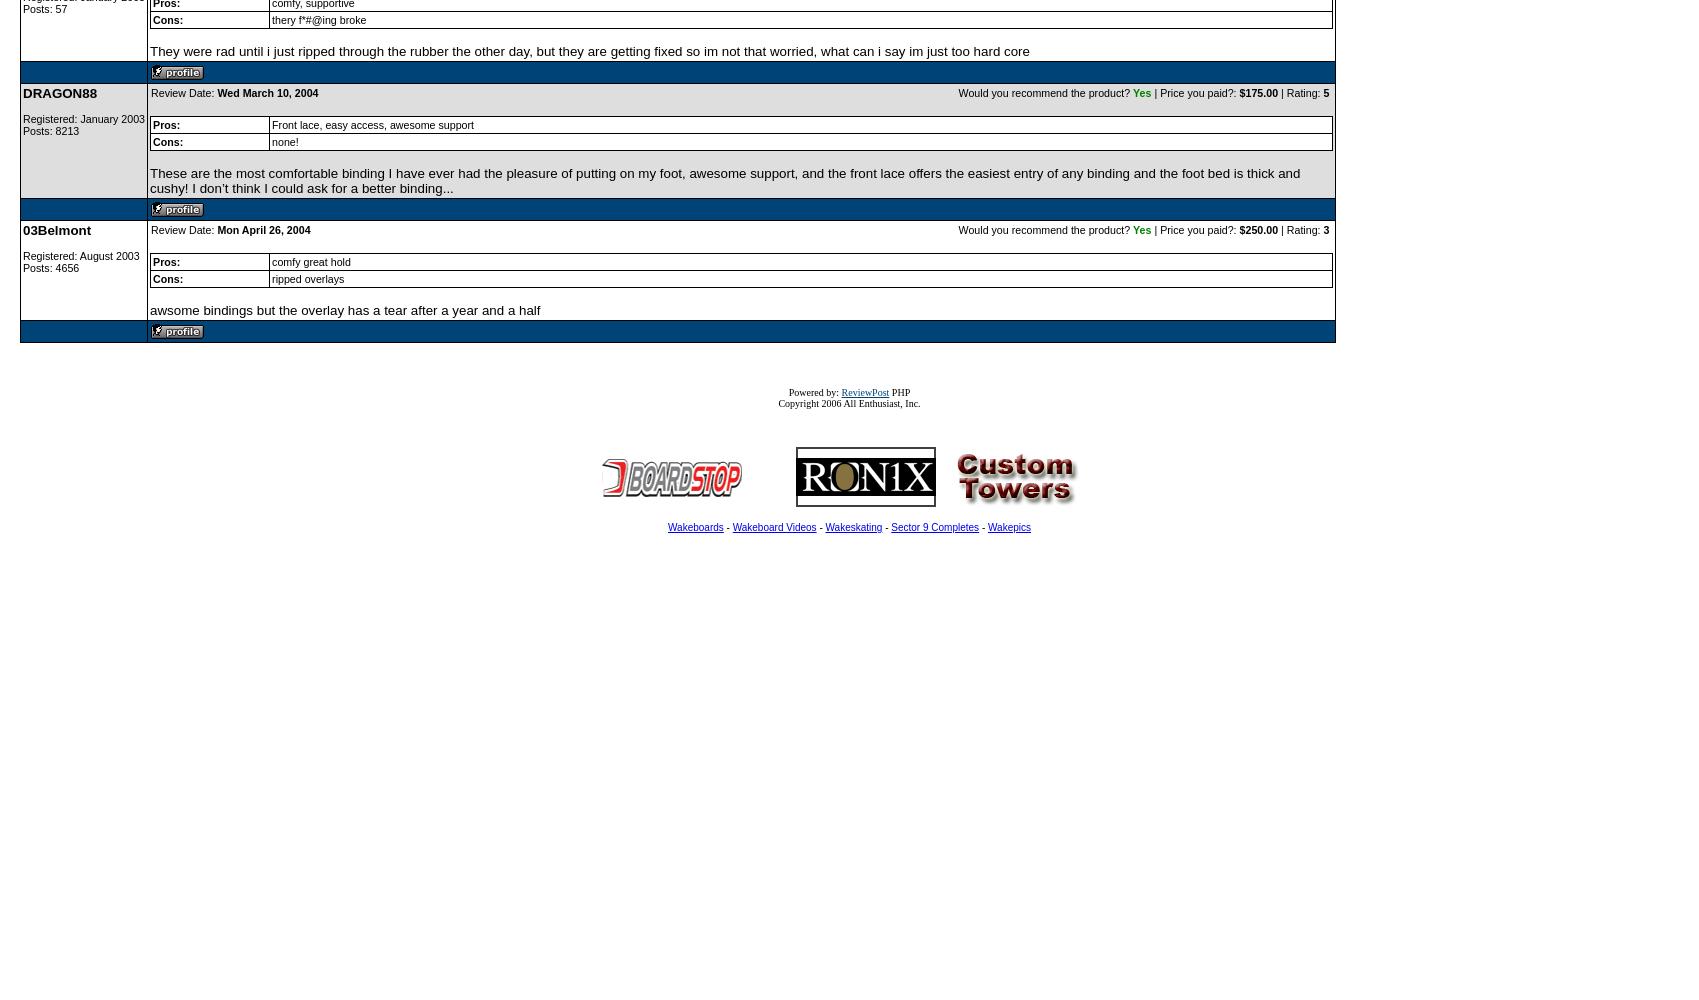 This screenshot has width=1699, height=1000. I want to click on '$250.00', so click(1257, 229).